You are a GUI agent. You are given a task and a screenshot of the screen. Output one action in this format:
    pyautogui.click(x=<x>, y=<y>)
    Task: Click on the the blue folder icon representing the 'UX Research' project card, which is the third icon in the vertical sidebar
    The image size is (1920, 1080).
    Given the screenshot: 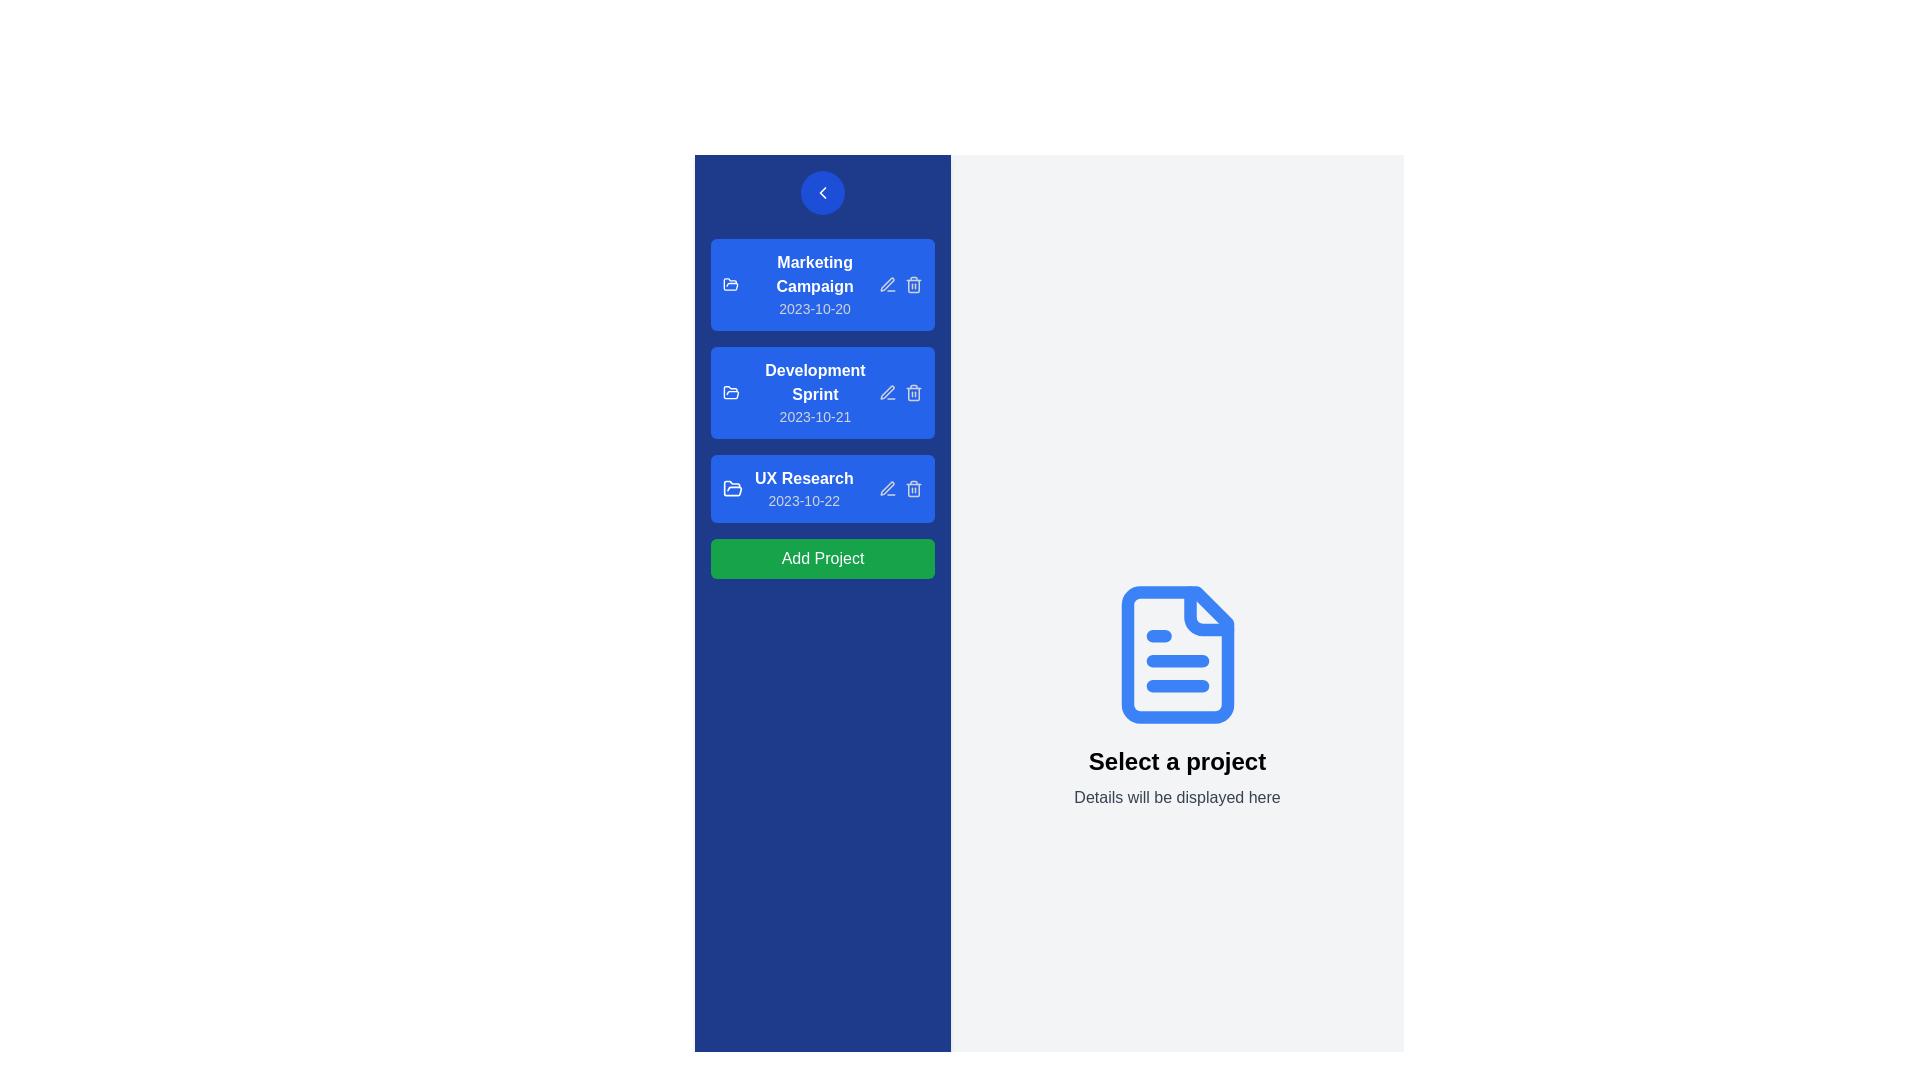 What is the action you would take?
    pyautogui.click(x=732, y=488)
    